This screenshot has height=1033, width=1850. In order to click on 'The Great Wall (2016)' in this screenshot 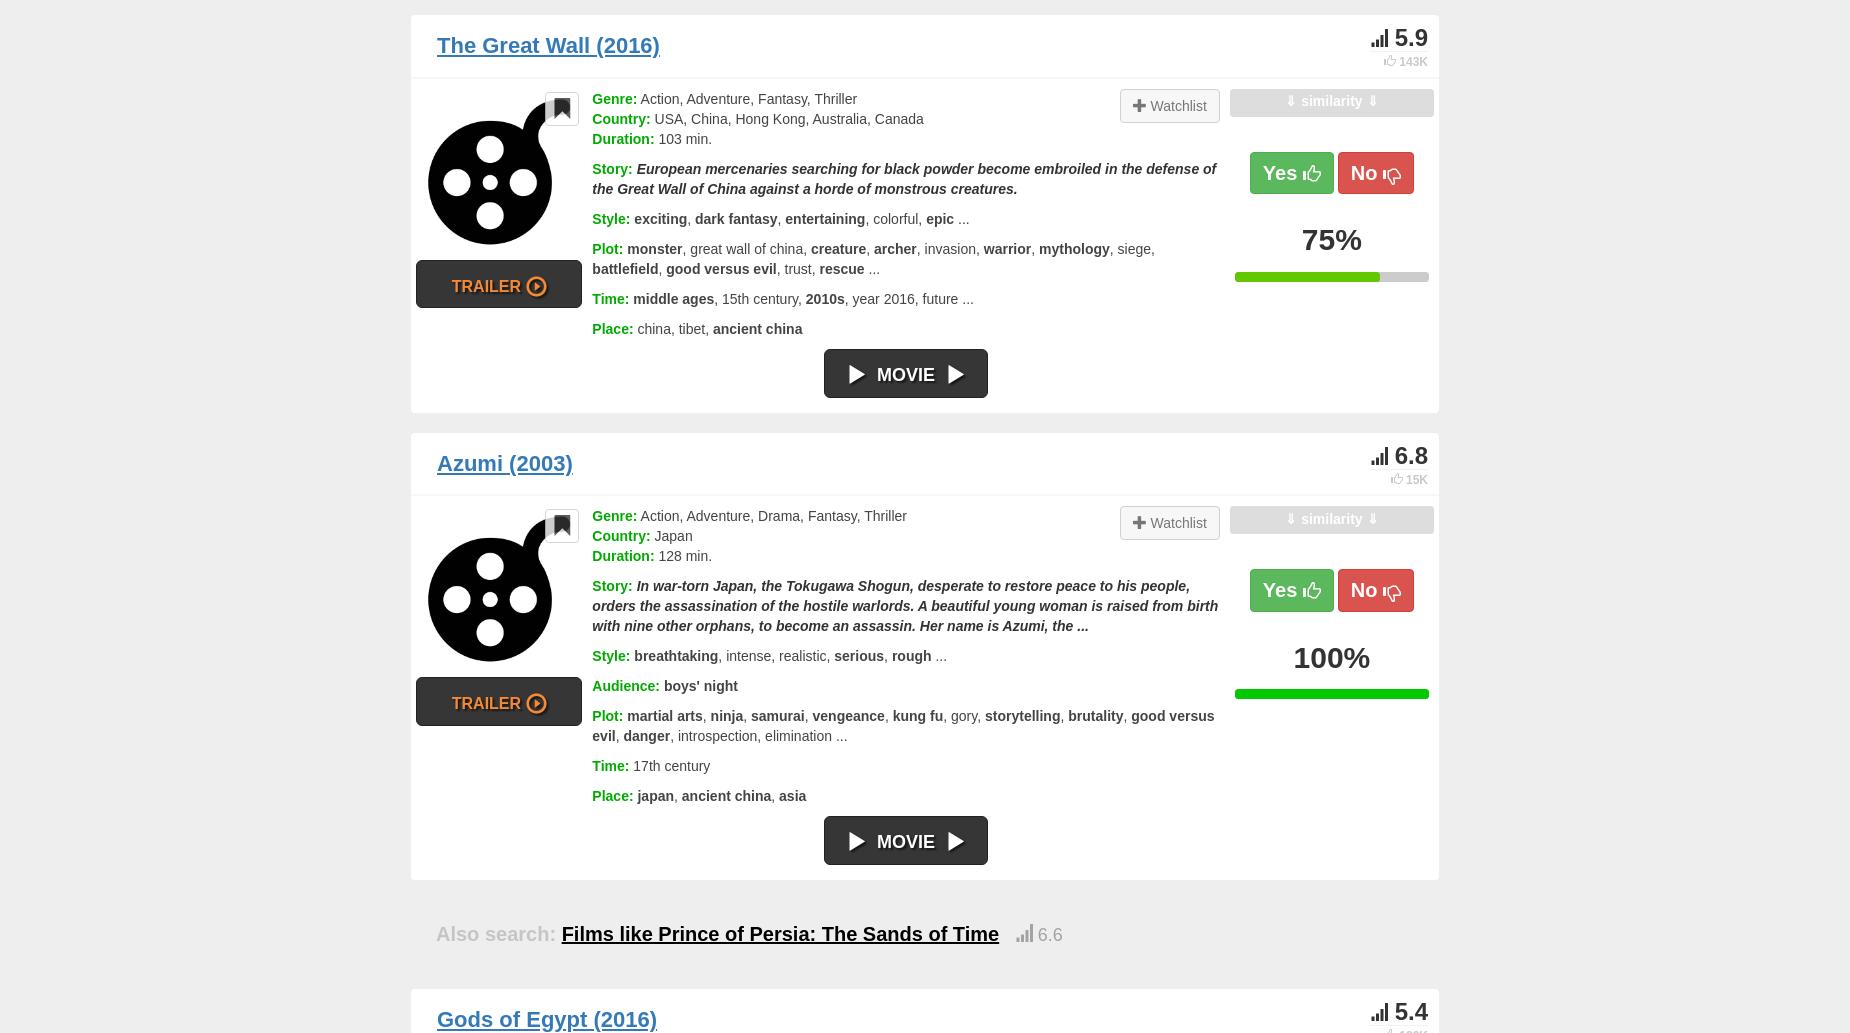, I will do `click(547, 45)`.